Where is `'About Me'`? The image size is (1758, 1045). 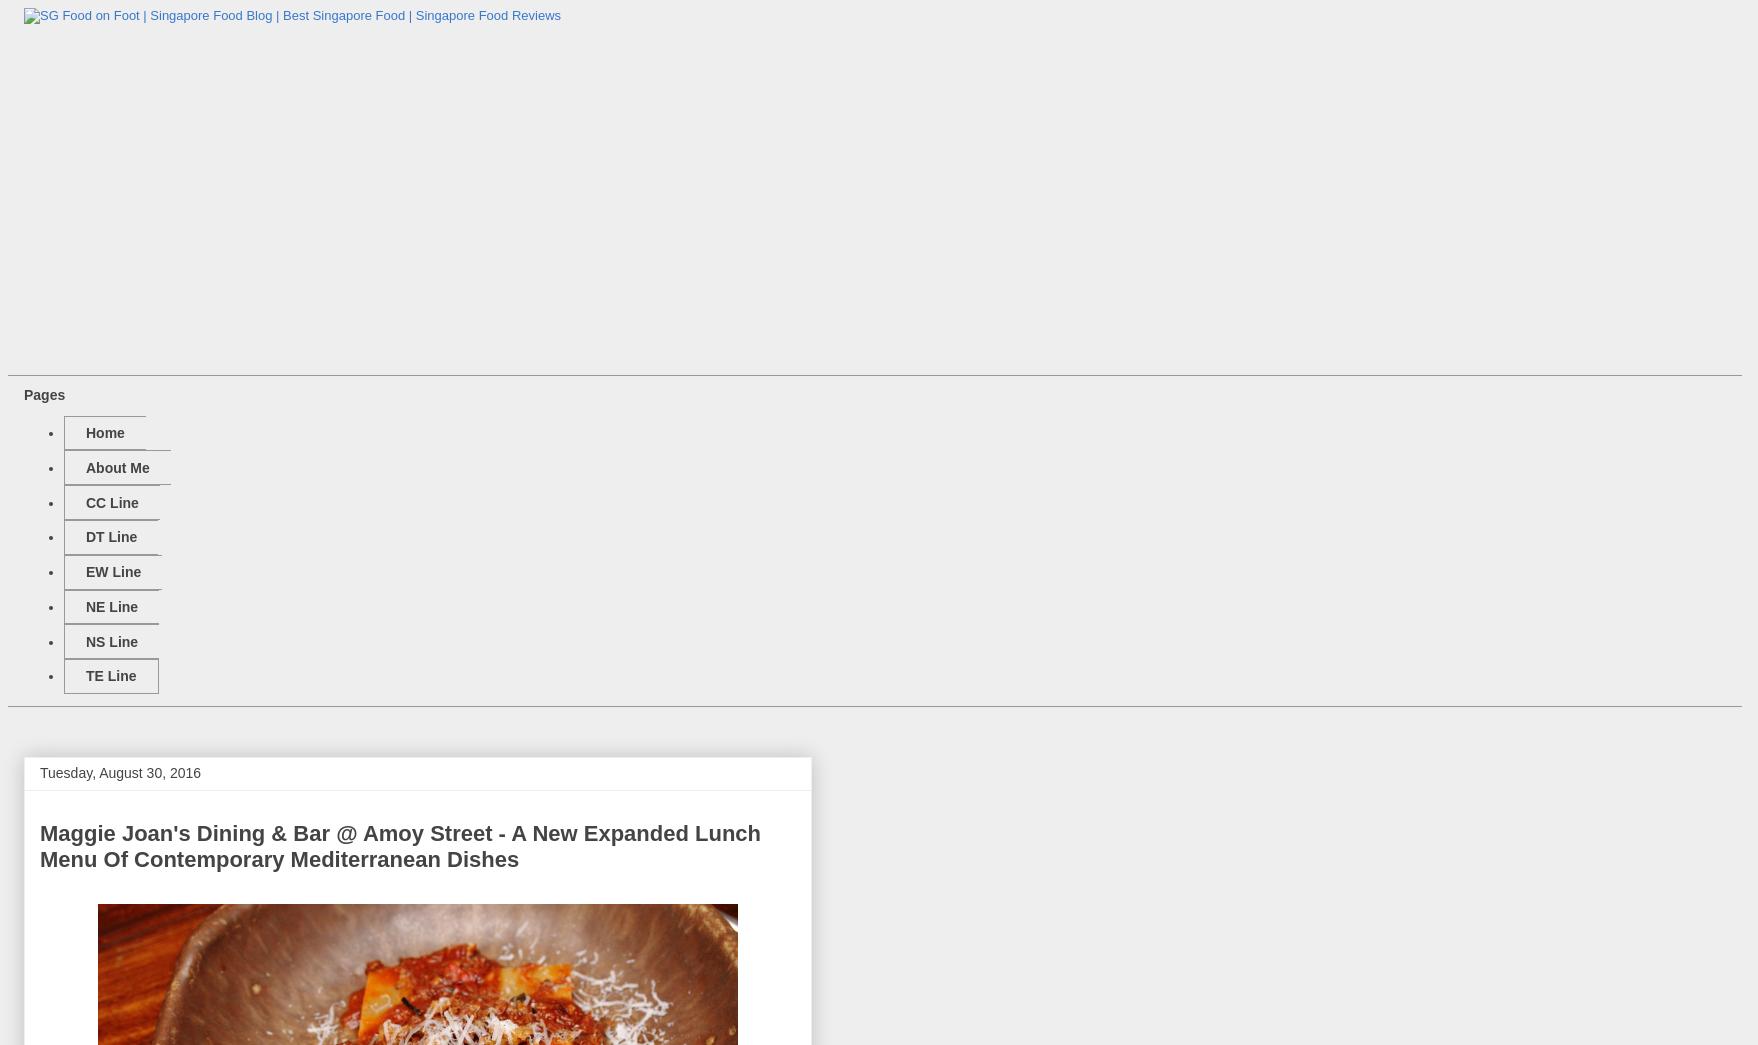
'About Me' is located at coordinates (85, 466).